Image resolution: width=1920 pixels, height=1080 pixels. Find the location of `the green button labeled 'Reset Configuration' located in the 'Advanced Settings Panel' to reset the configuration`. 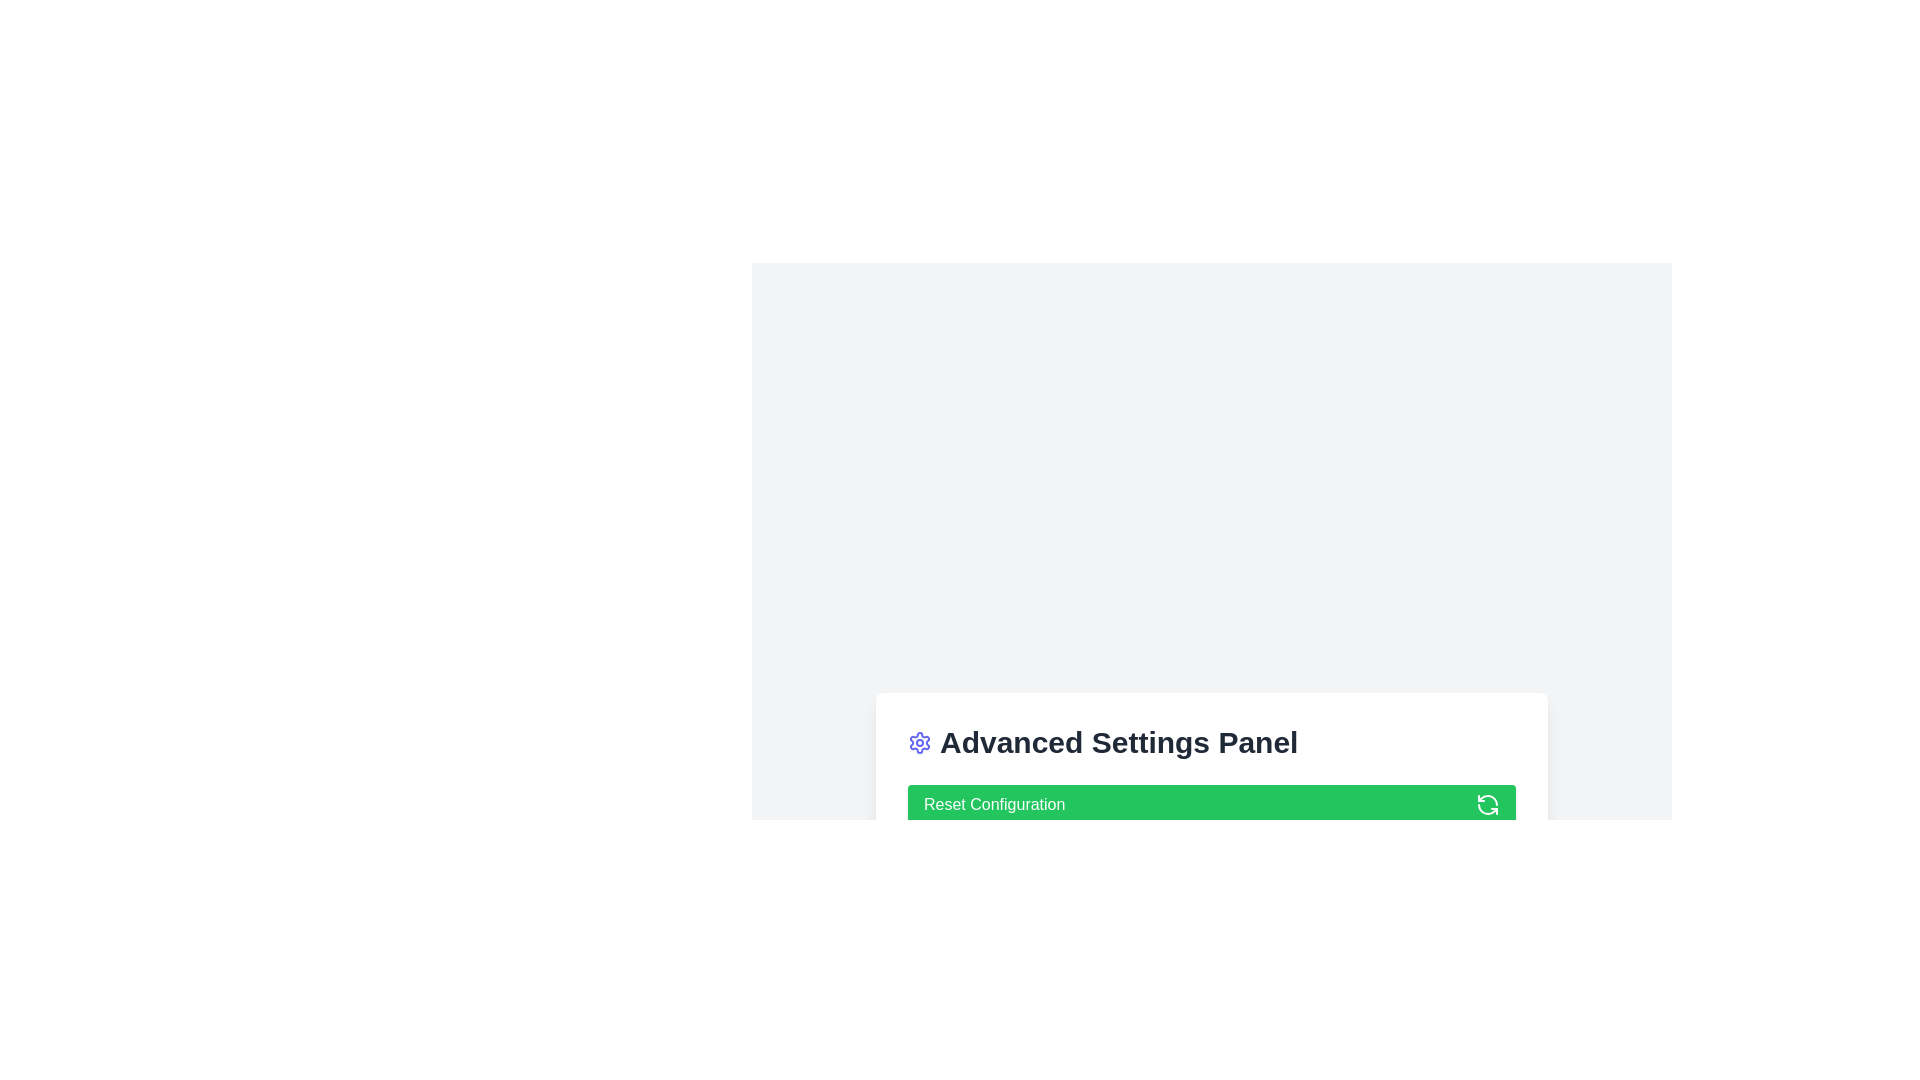

the green button labeled 'Reset Configuration' located in the 'Advanced Settings Panel' to reset the configuration is located at coordinates (1210, 801).